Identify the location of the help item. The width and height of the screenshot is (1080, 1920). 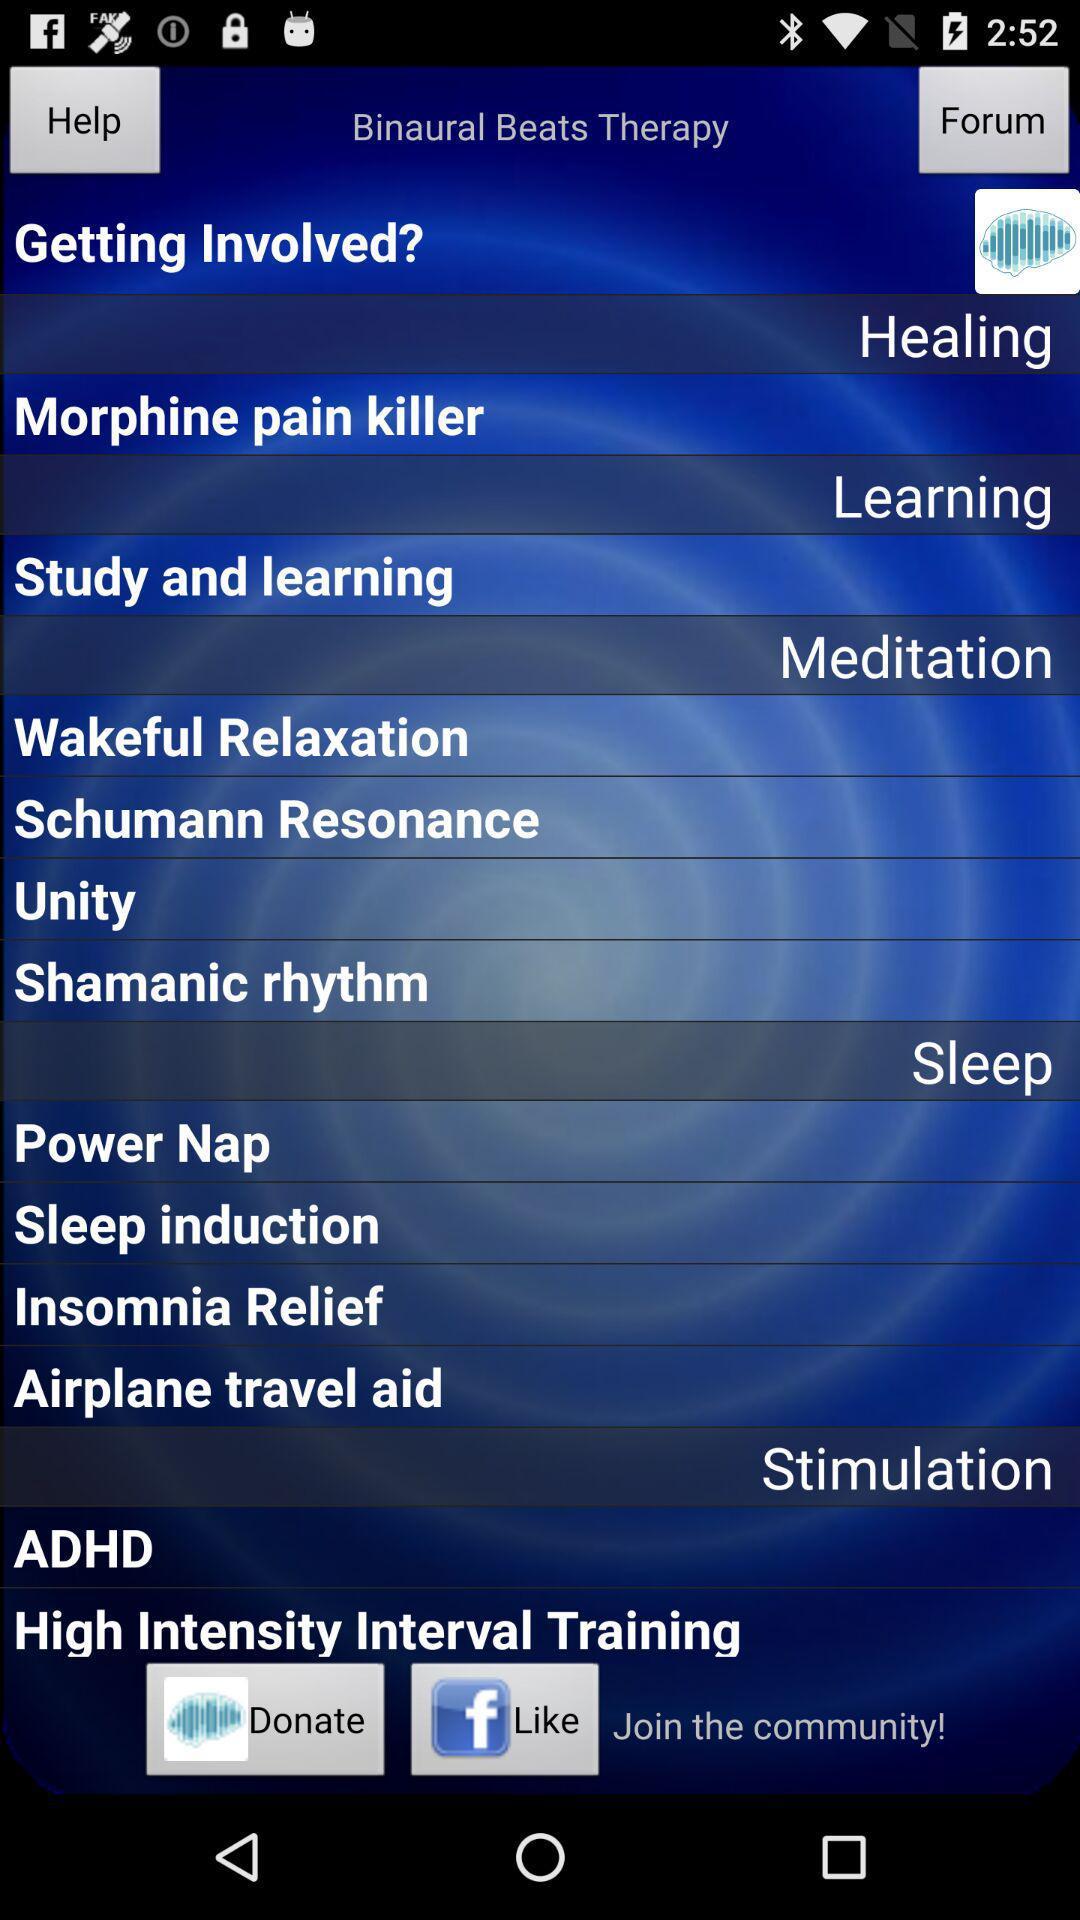
(84, 124).